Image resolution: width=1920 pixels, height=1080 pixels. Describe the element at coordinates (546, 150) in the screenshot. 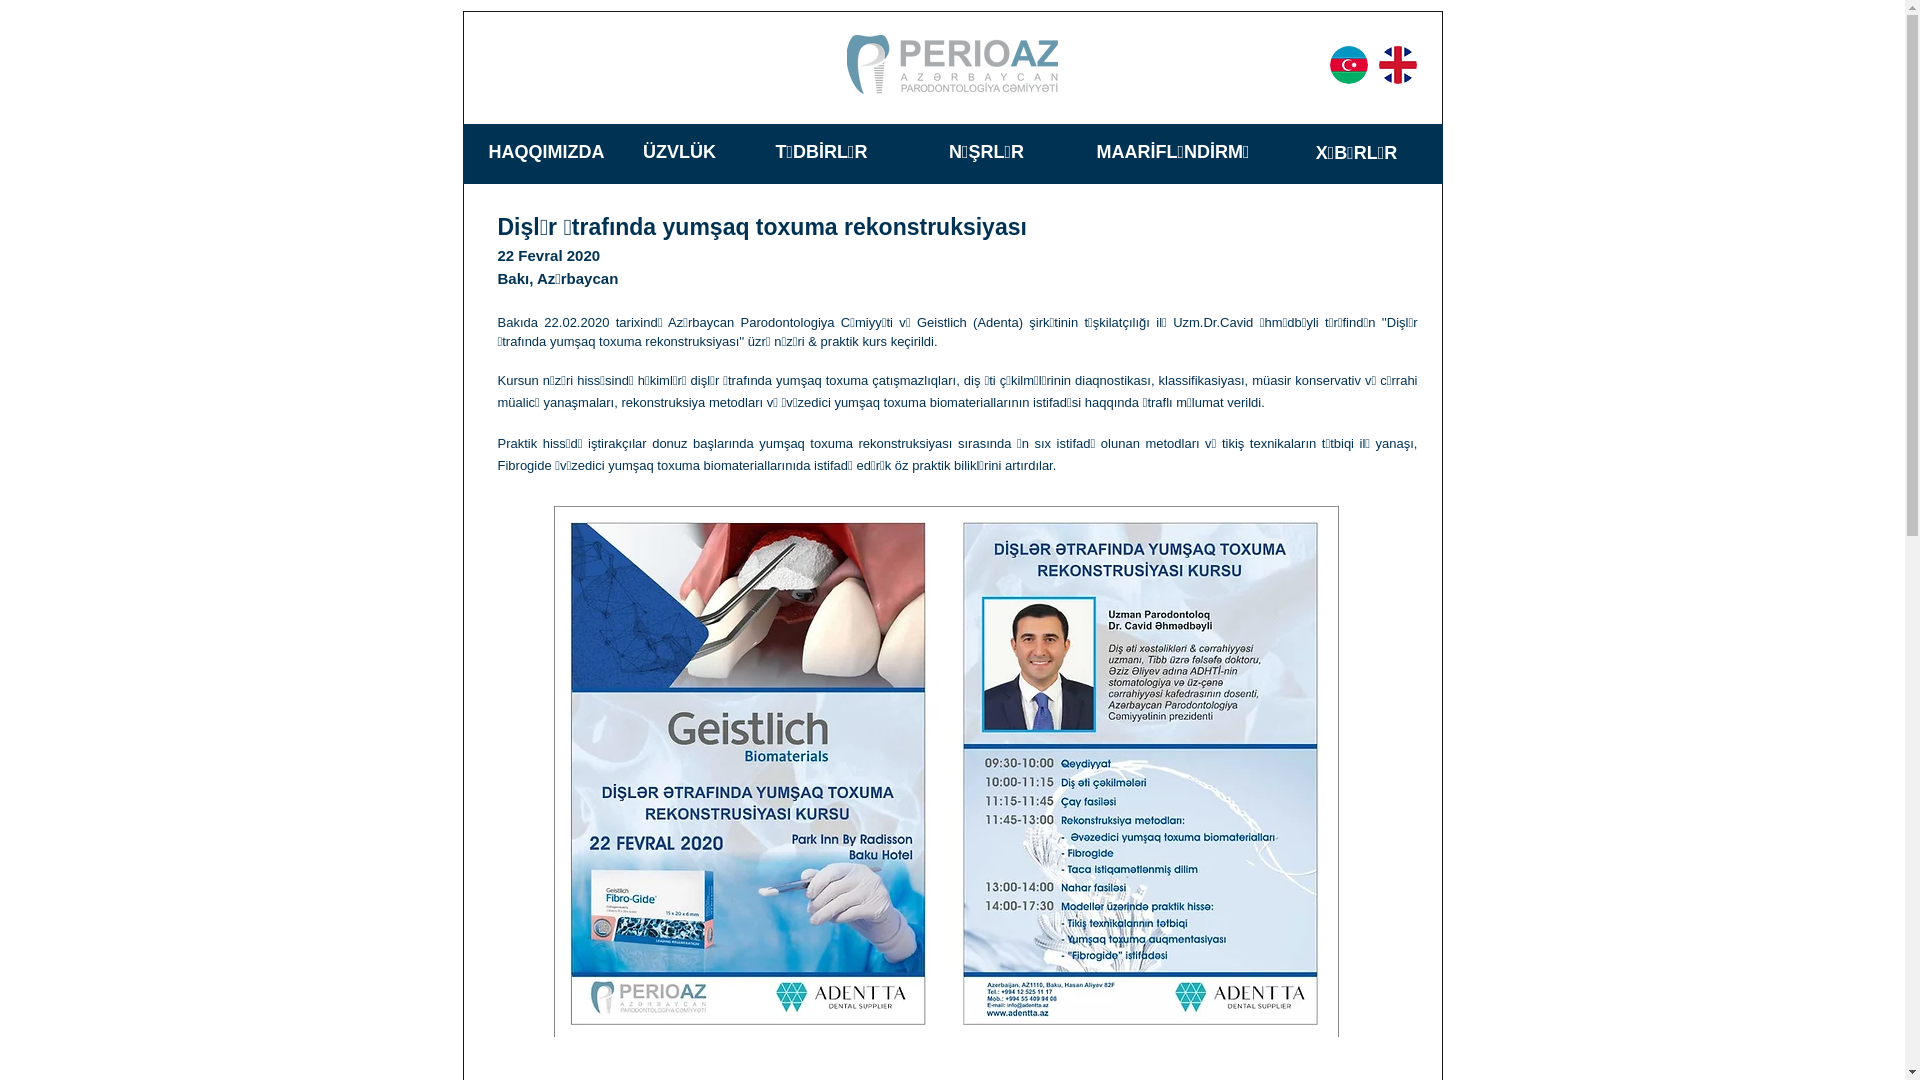

I see `'HAQQIMIZDA'` at that location.